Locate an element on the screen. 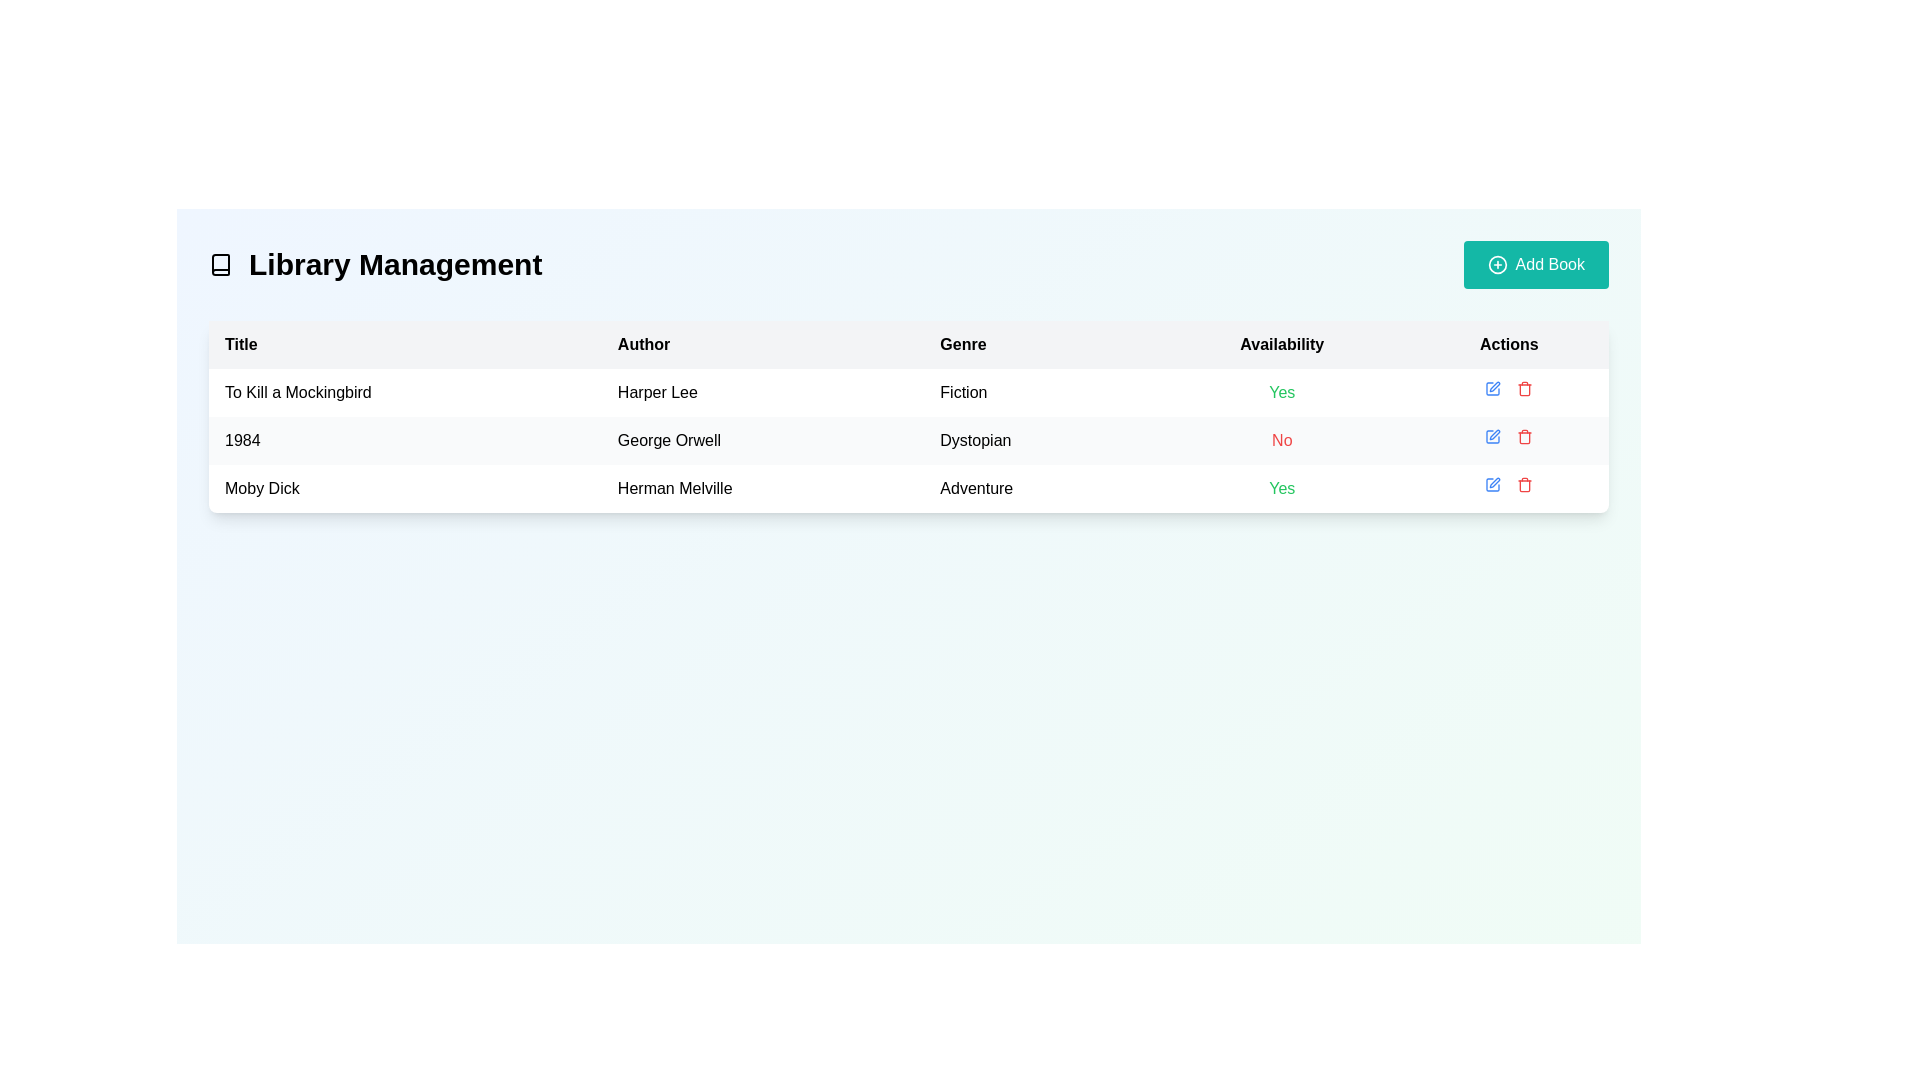 The image size is (1920, 1080). the edit icon represented by a pen in the 'Actions' column for the item '1984' by George Orwell to initiate the edit action is located at coordinates (1495, 386).